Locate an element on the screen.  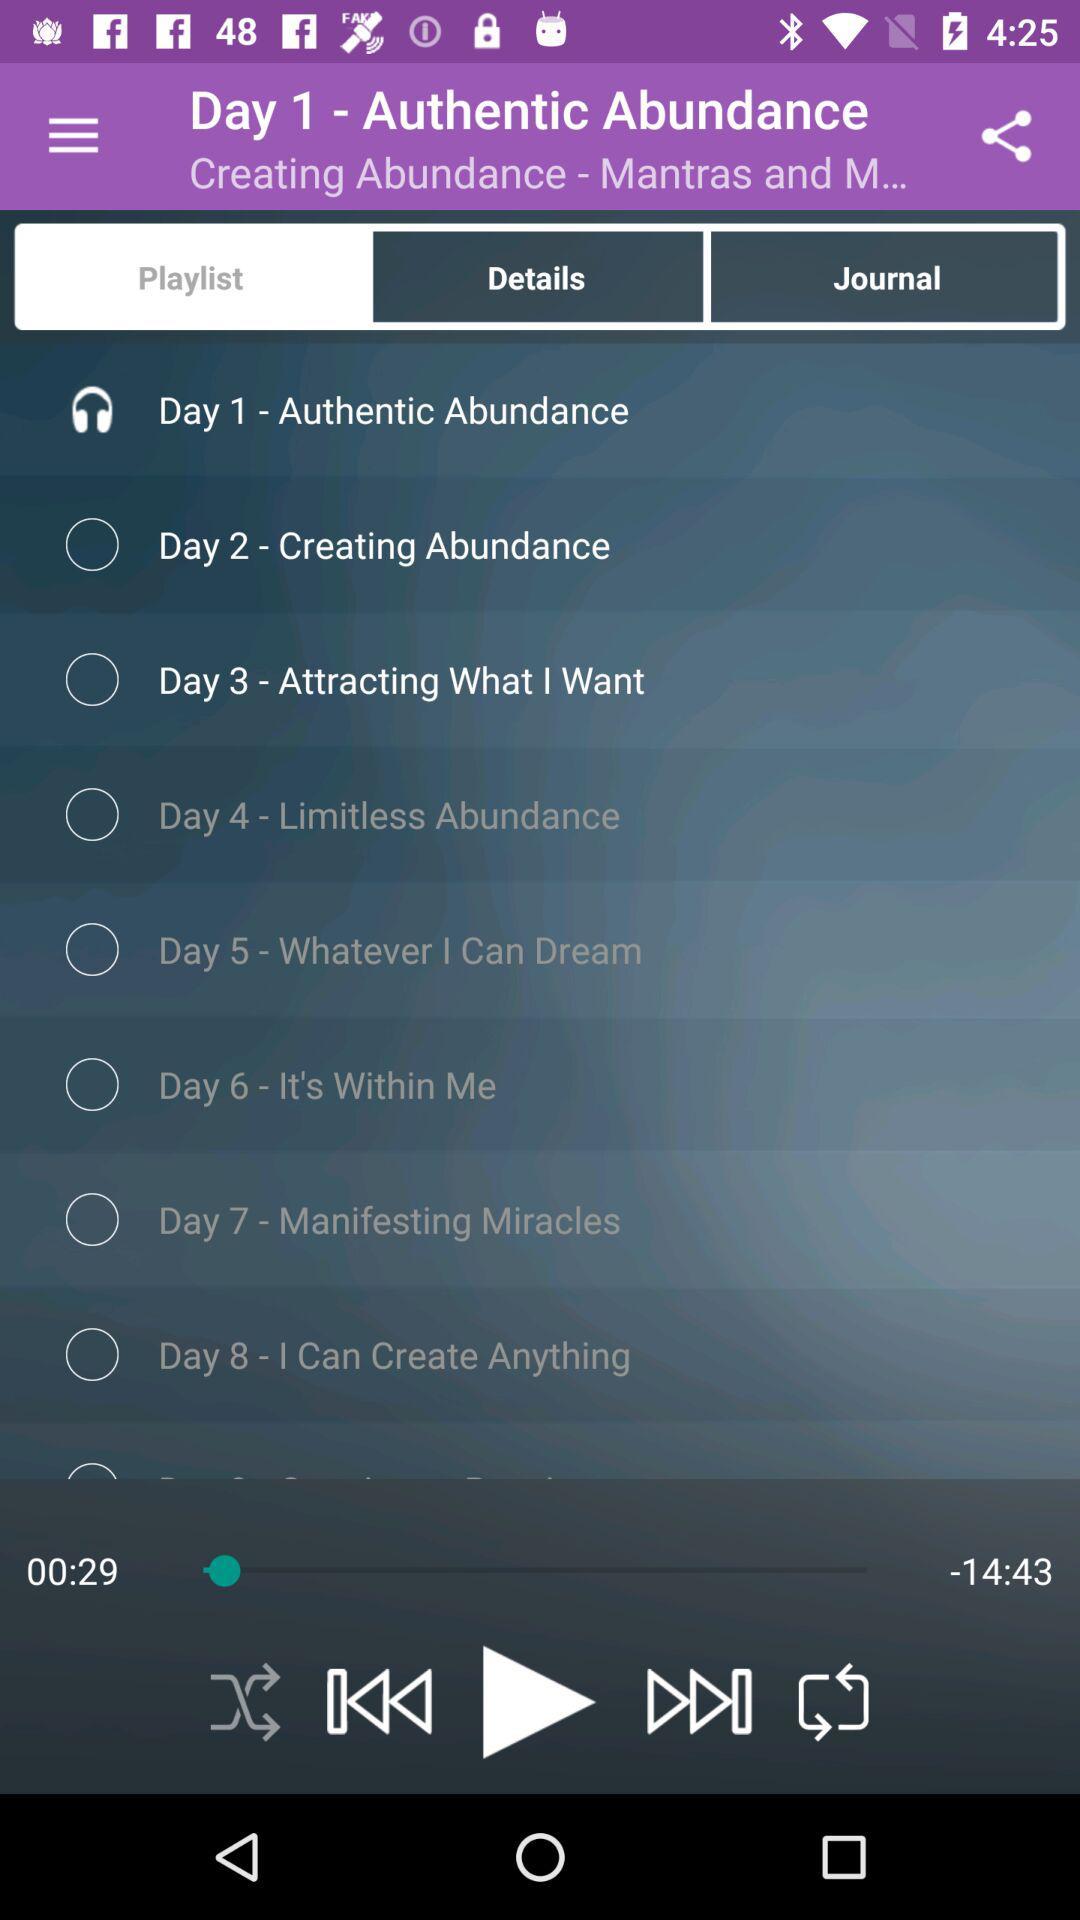
the item above journal item is located at coordinates (1006, 135).